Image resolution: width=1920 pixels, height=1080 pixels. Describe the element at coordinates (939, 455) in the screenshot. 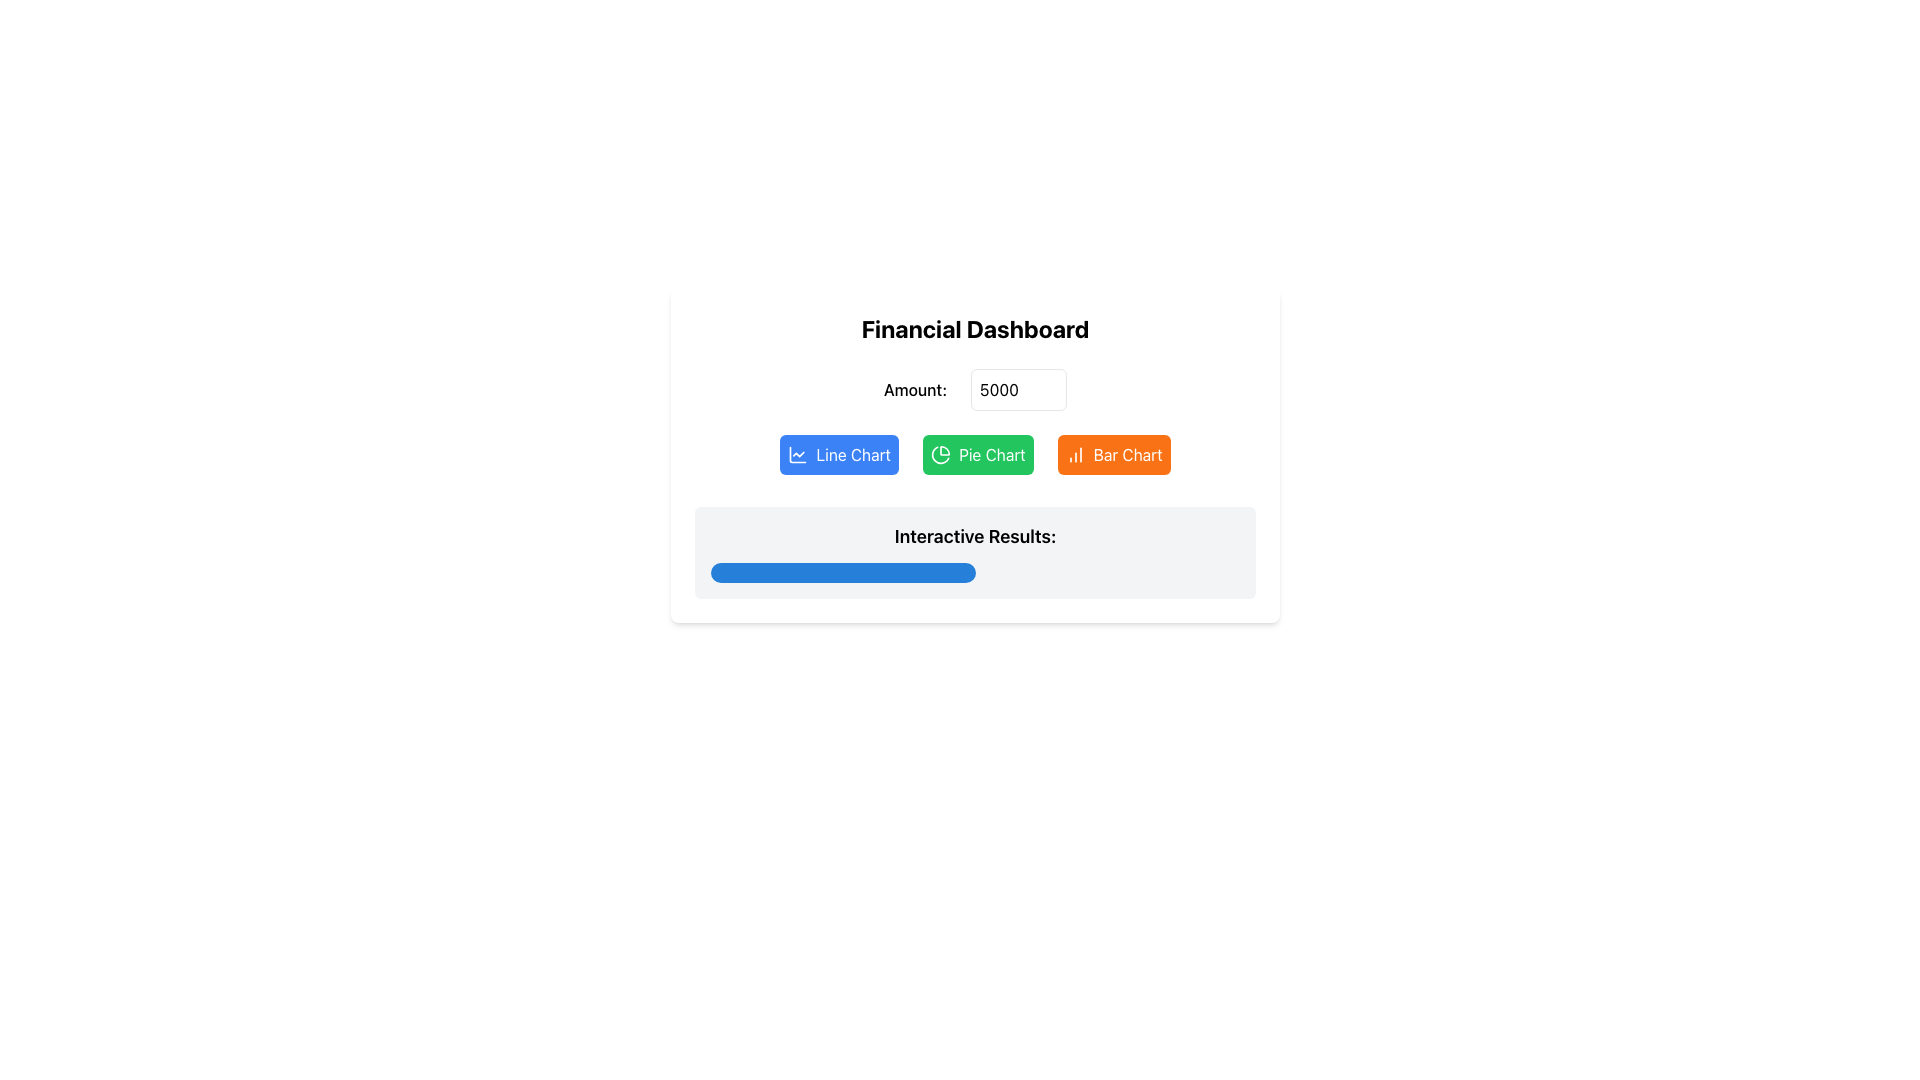

I see `the green button labeled 'Pie Chart' which contains the pie chart icon, located centrally among the three colored buttons under the 'Amount' input field` at that location.